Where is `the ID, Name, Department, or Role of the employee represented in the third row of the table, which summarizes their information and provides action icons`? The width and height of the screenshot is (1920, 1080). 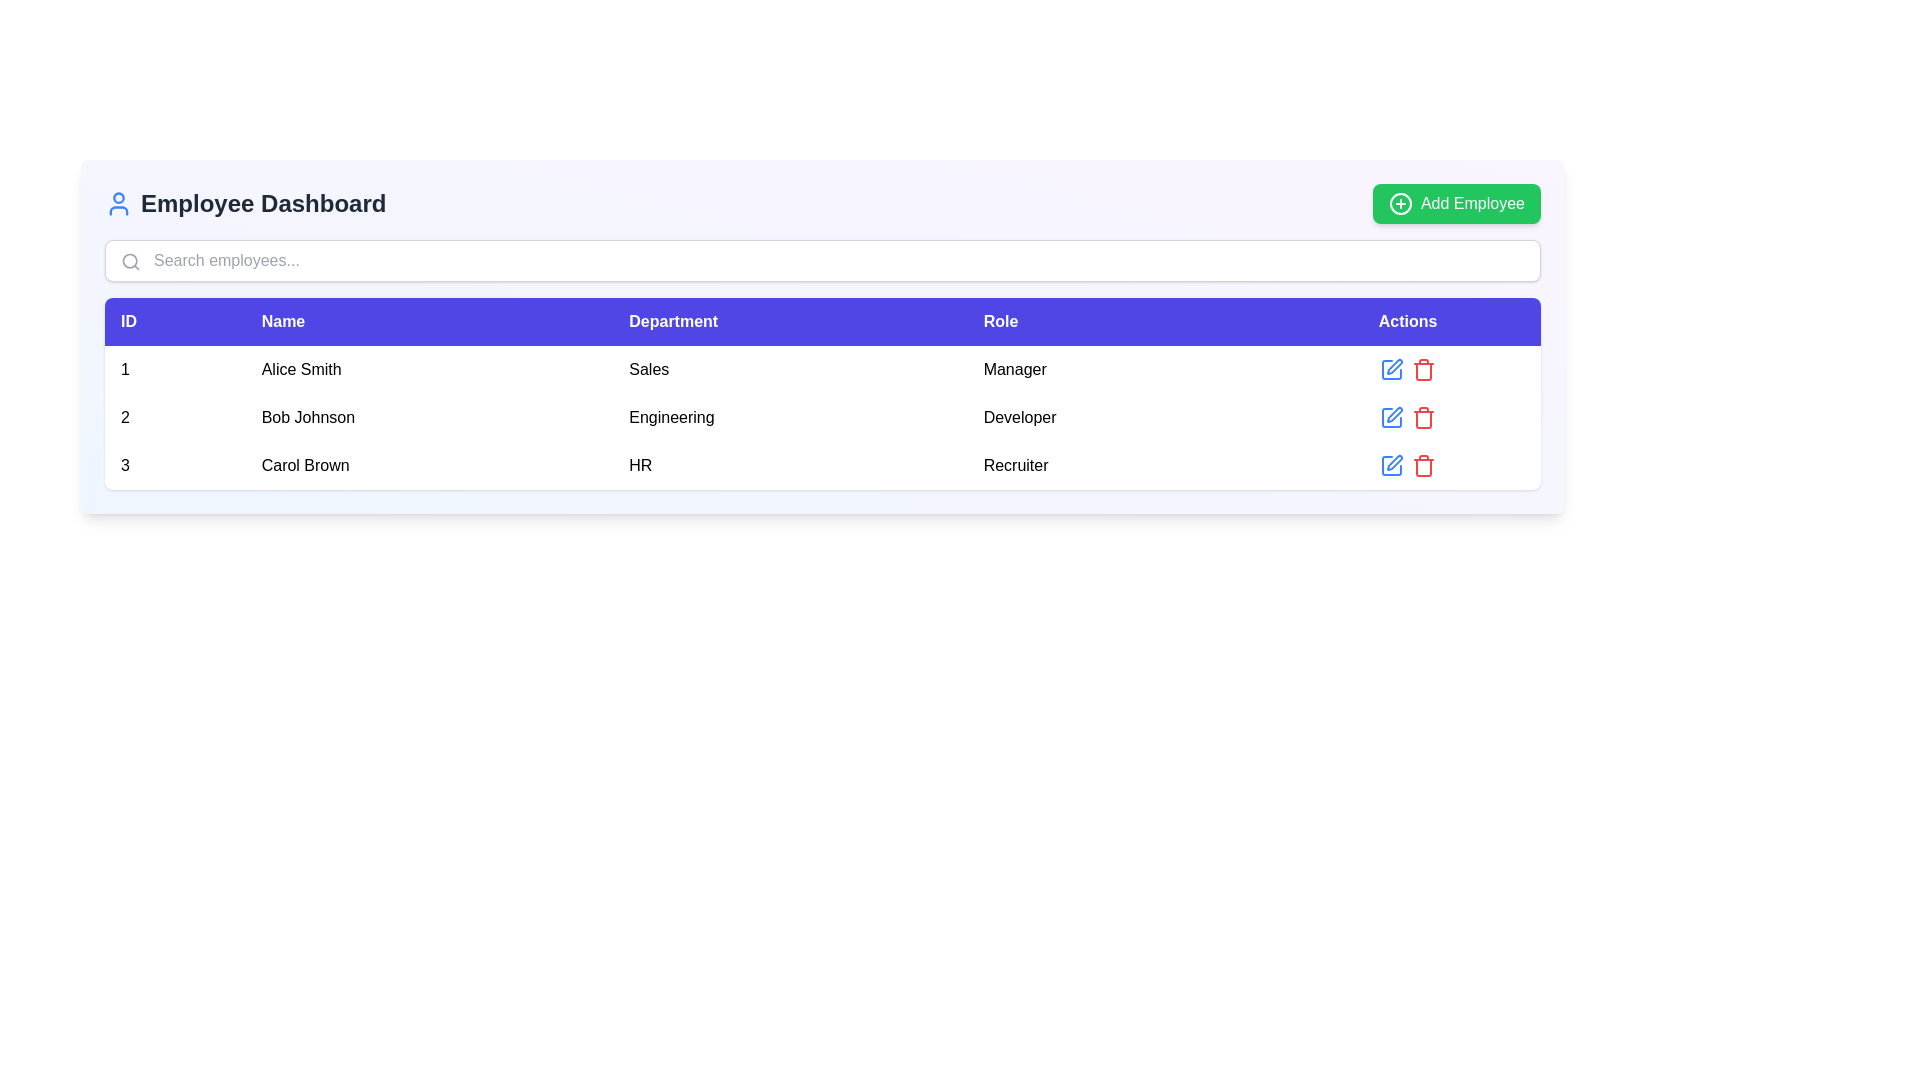
the ID, Name, Department, or Role of the employee represented in the third row of the table, which summarizes their information and provides action icons is located at coordinates (822, 466).